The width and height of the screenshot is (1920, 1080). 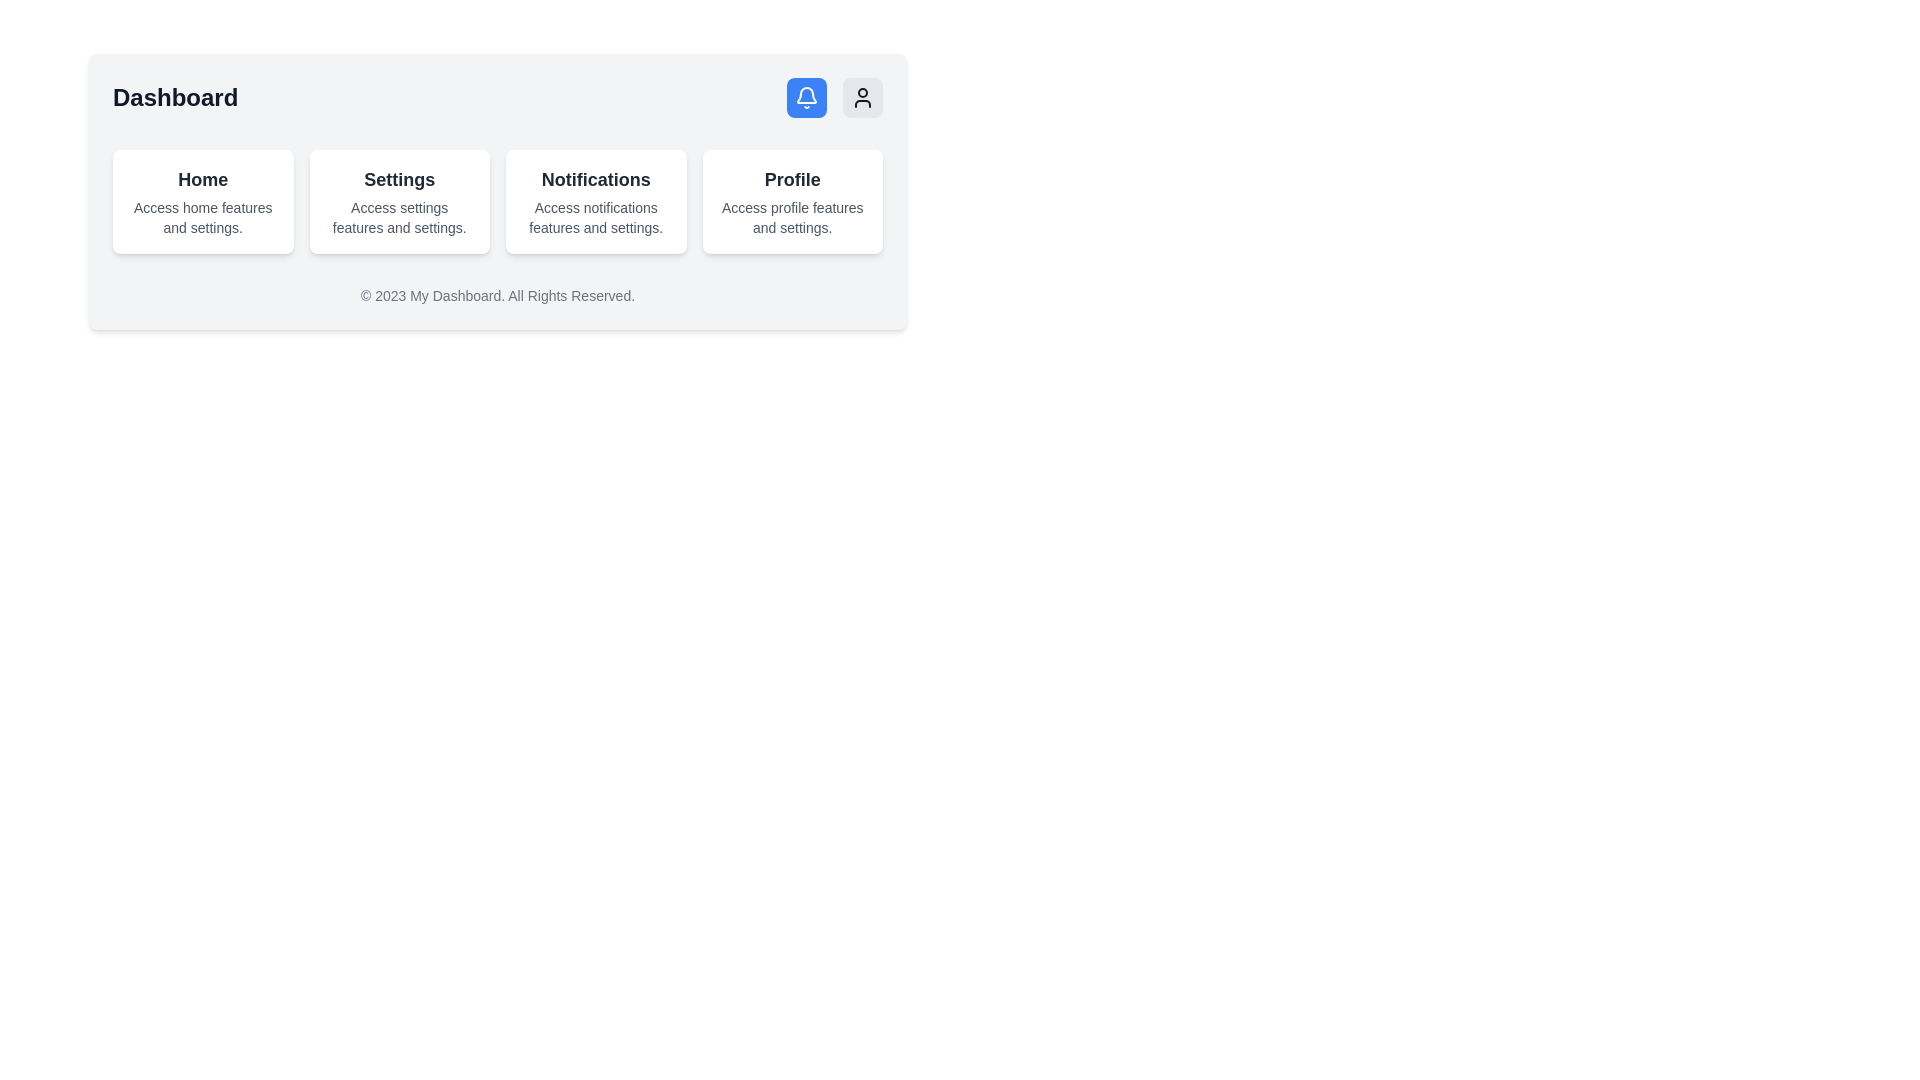 I want to click on the bell icon button located in the top-right section of the interface, so click(x=806, y=97).